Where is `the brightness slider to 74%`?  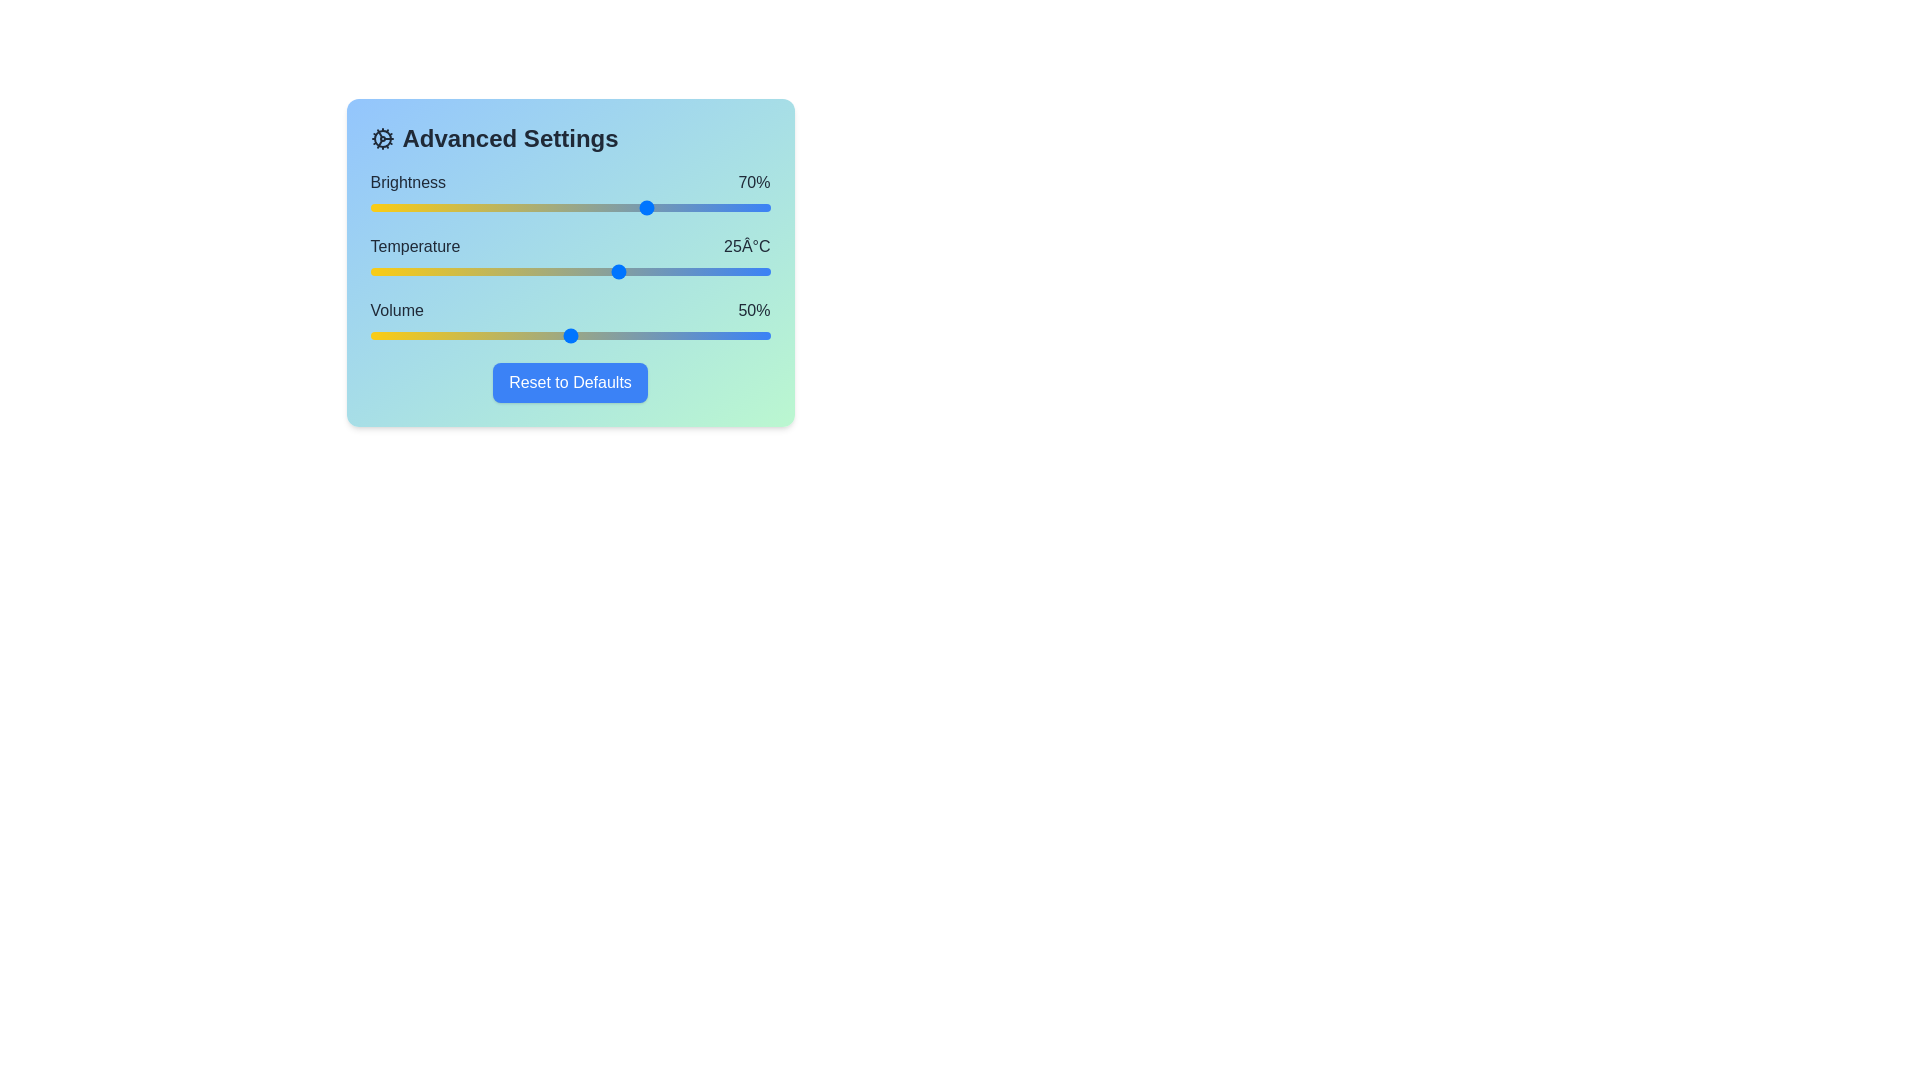 the brightness slider to 74% is located at coordinates (666, 208).